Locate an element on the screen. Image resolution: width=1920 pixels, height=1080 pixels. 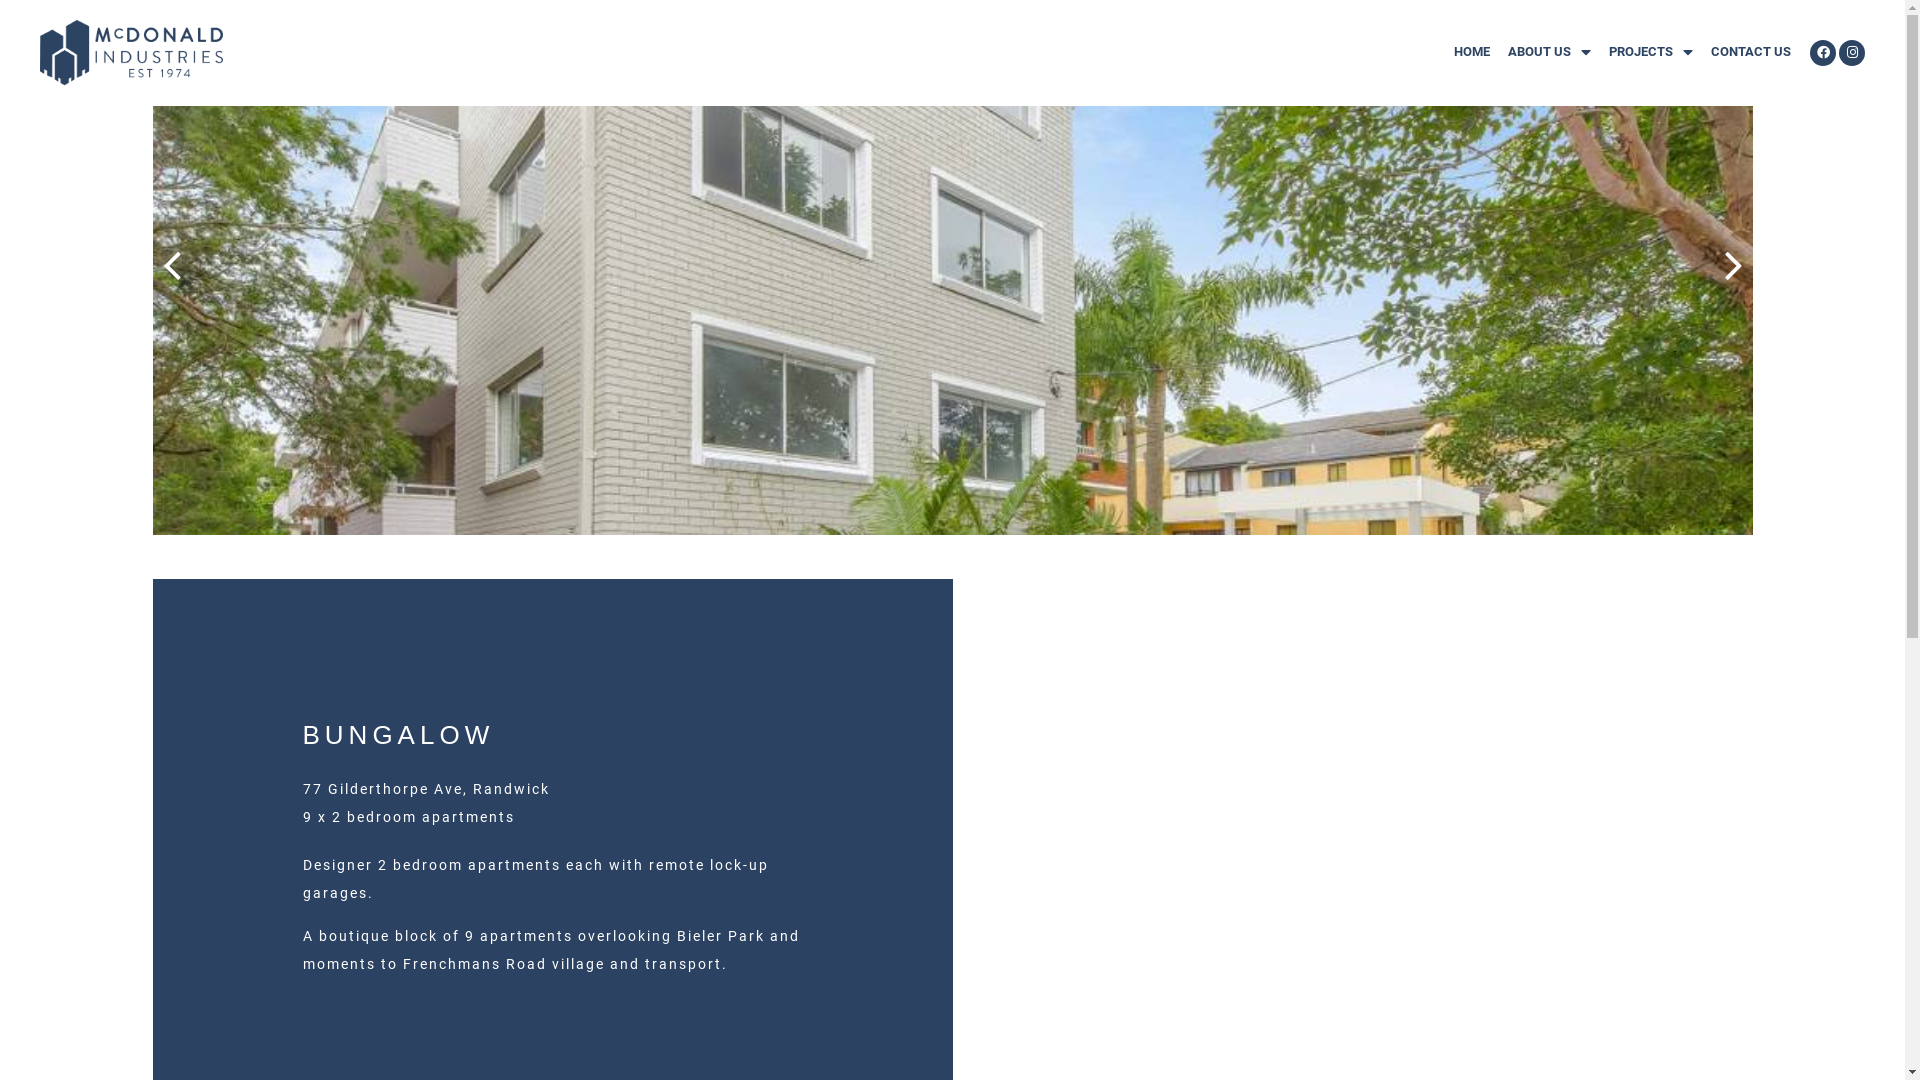
'HOME' is located at coordinates (1472, 51).